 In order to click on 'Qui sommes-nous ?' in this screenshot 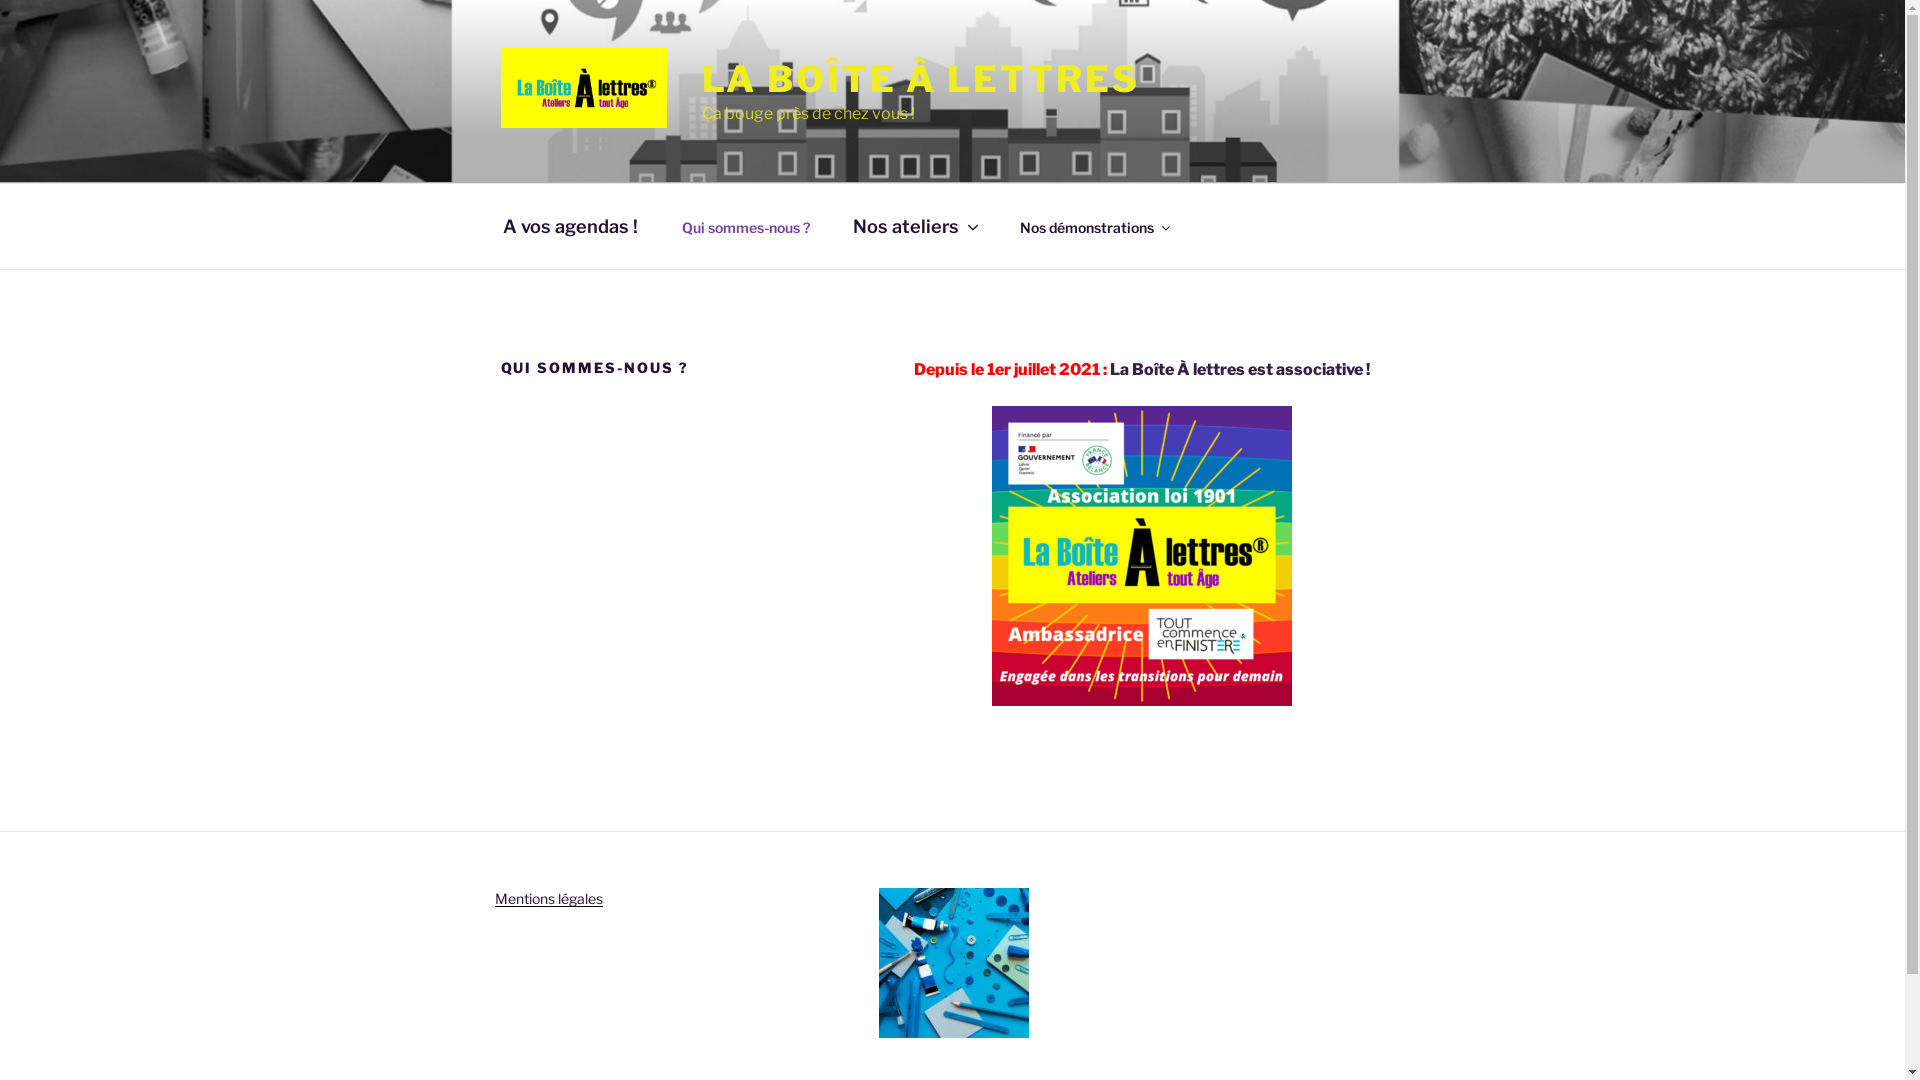, I will do `click(744, 226)`.